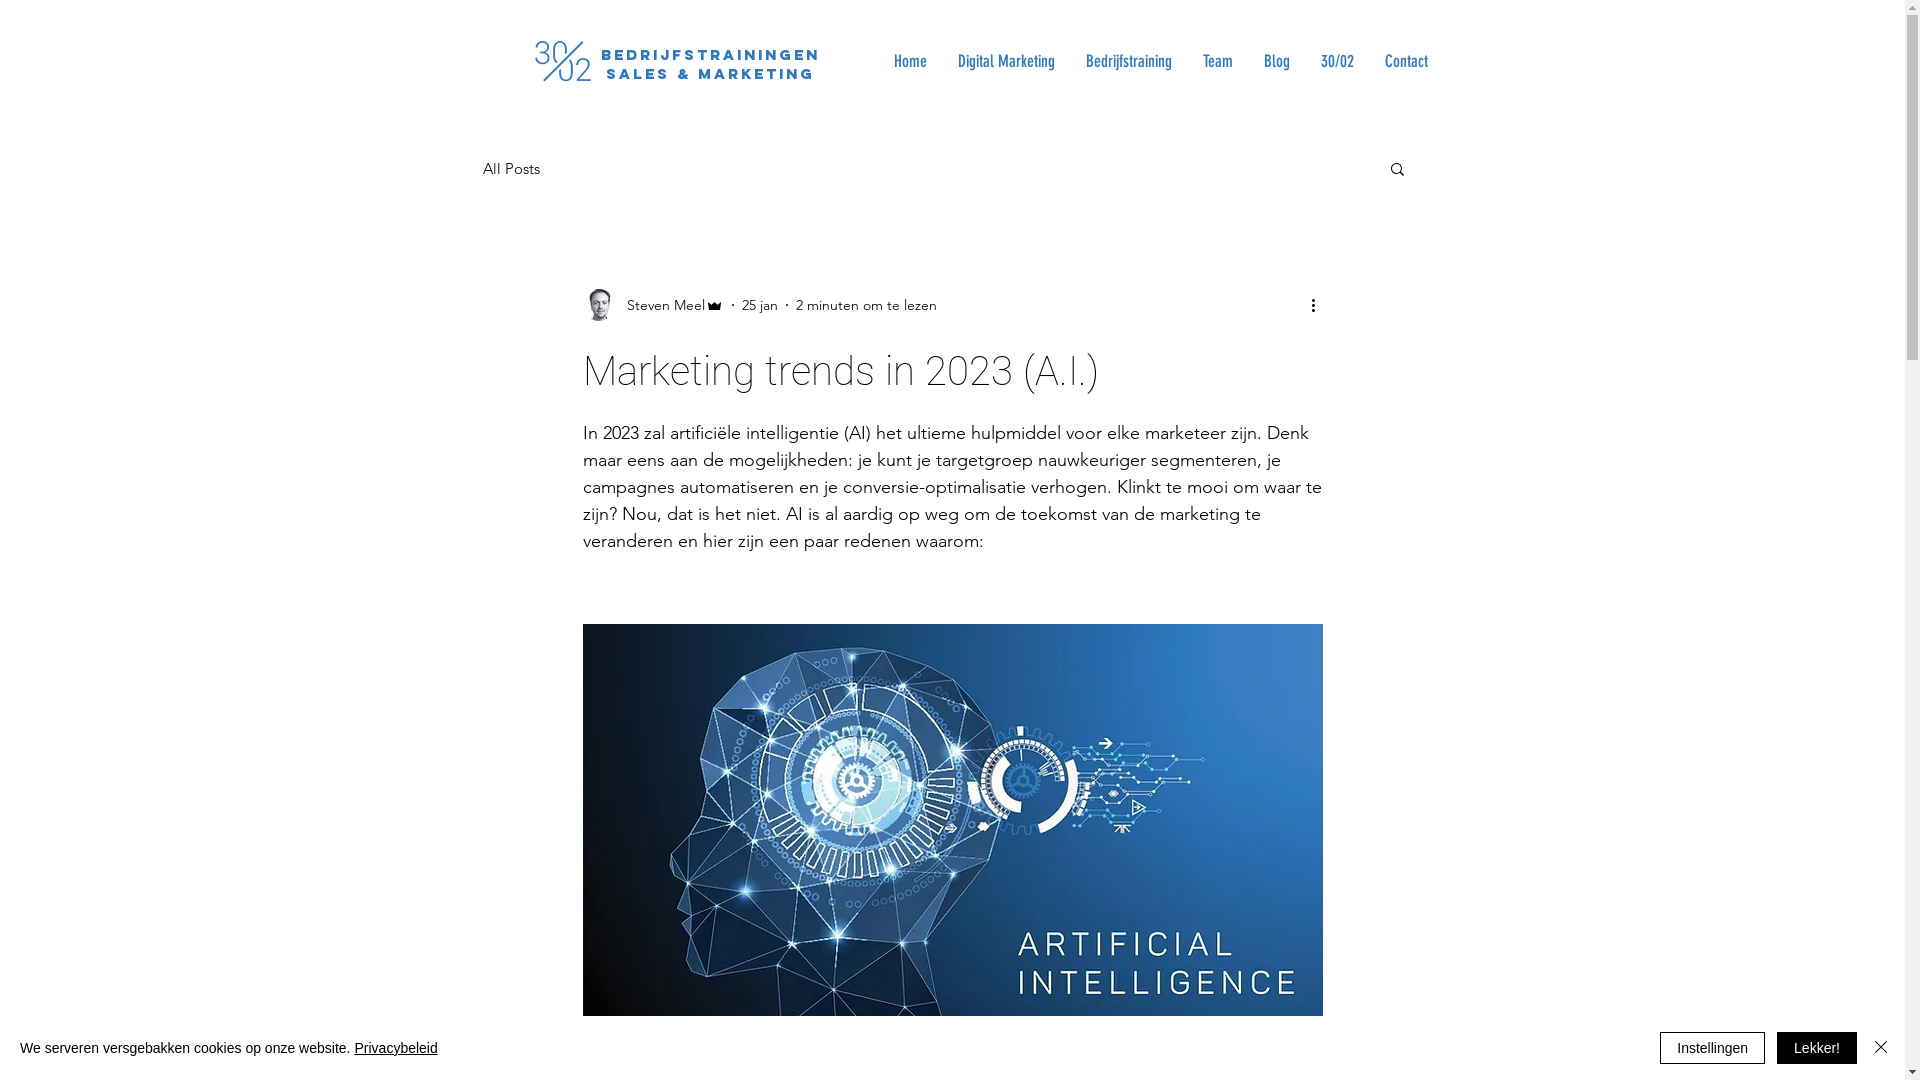  I want to click on 'Bedrijfstrainingen, so click(710, 63).